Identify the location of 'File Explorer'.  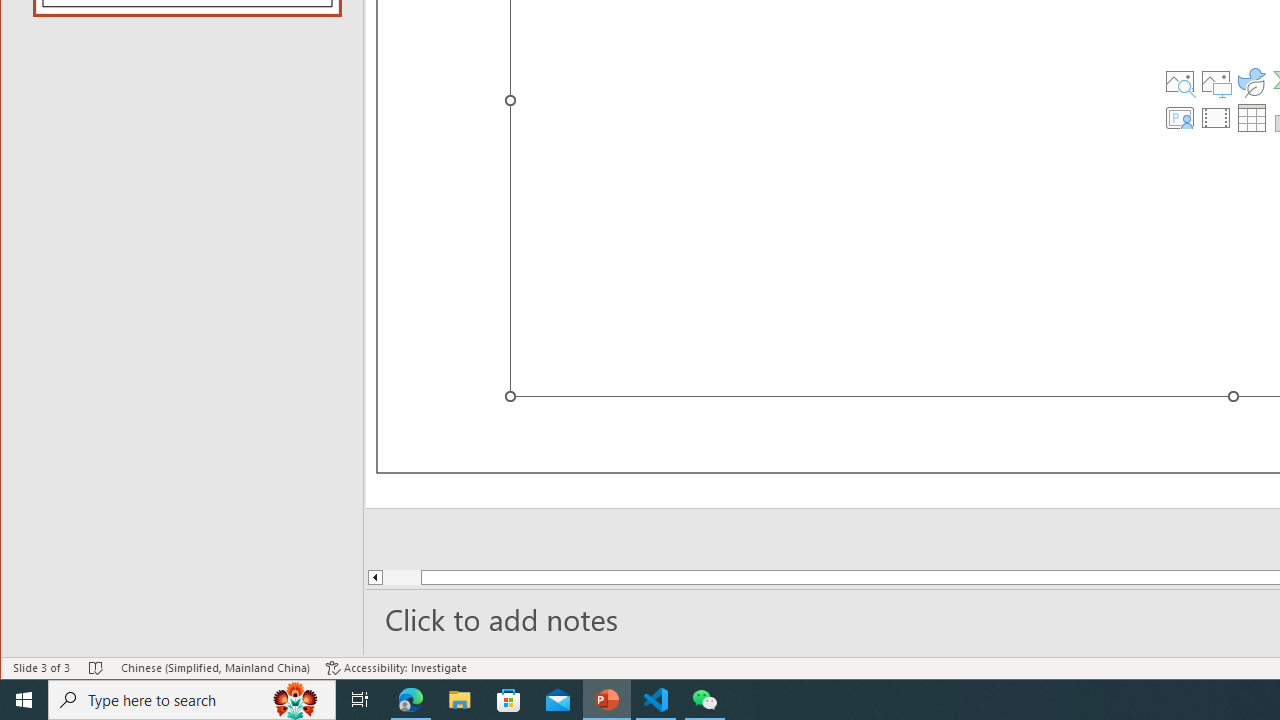
(459, 698).